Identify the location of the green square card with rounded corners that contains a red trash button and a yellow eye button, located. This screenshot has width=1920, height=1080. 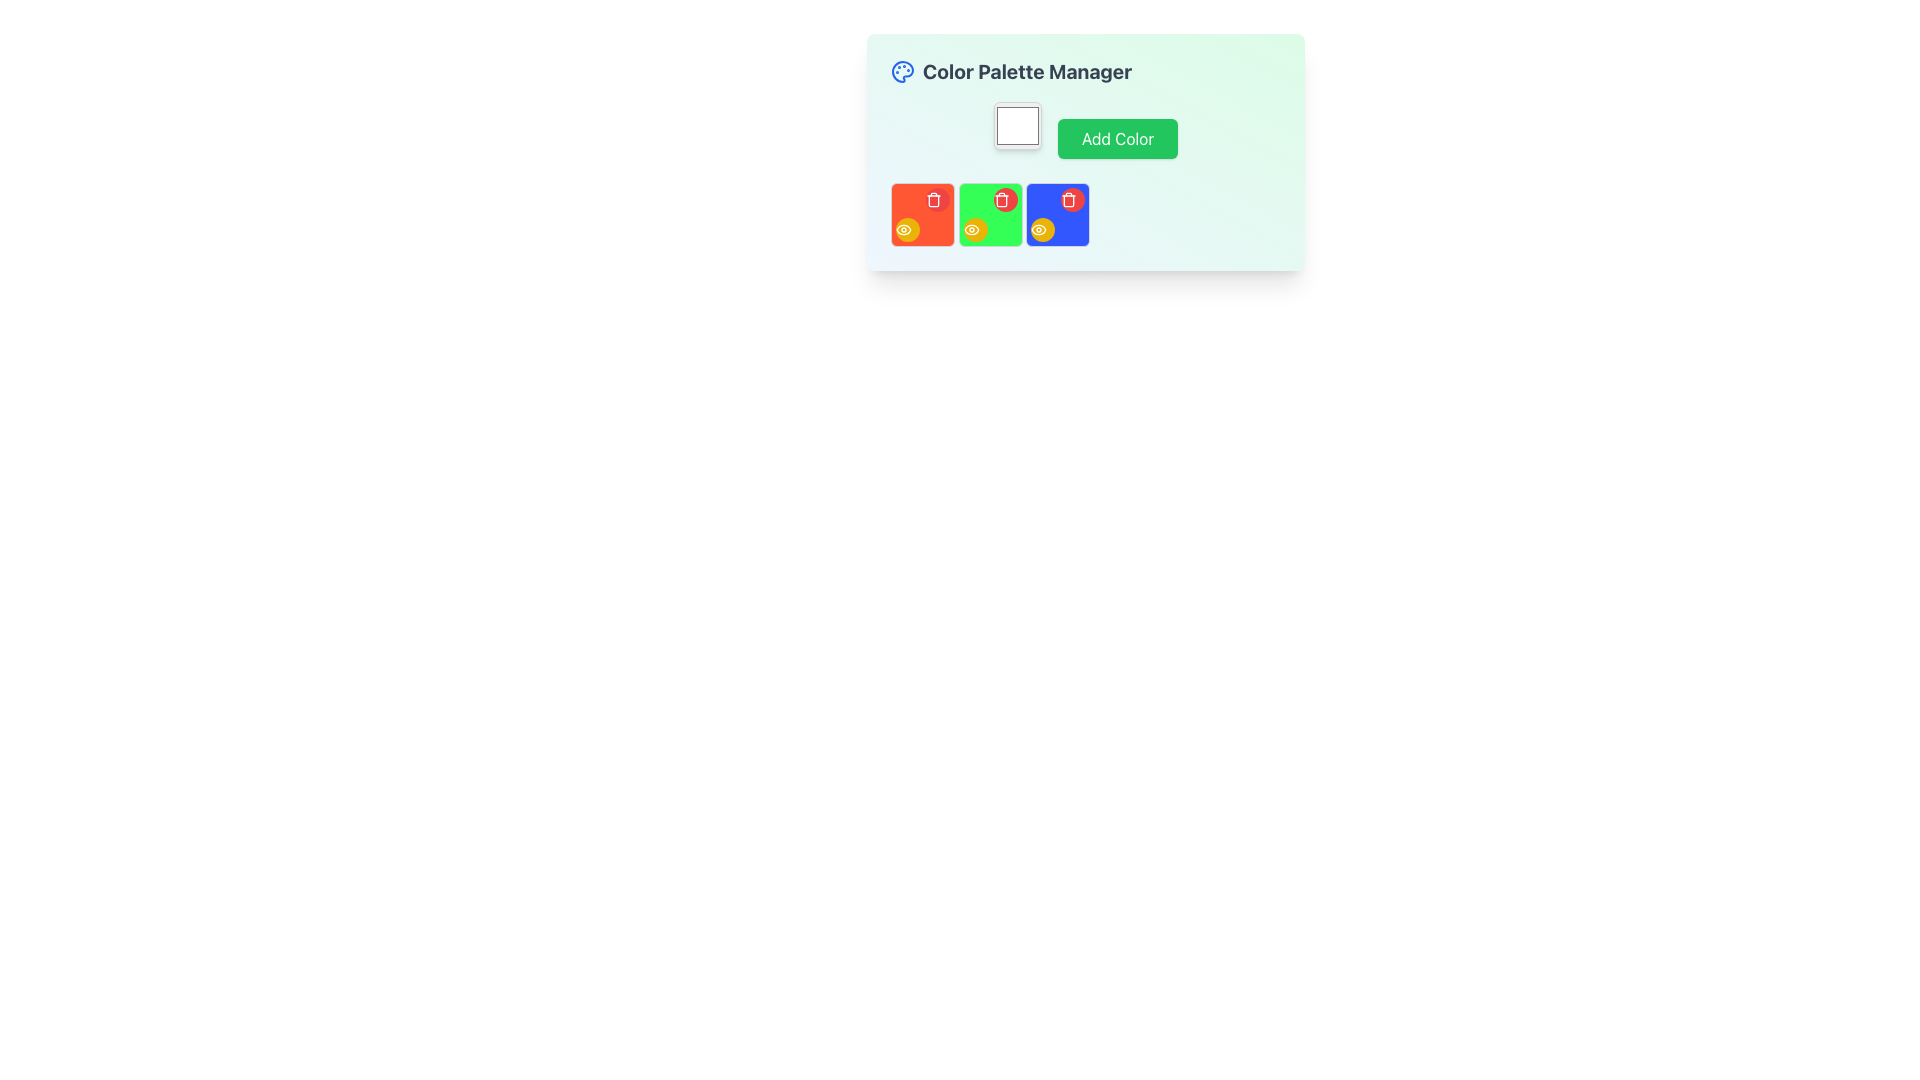
(990, 215).